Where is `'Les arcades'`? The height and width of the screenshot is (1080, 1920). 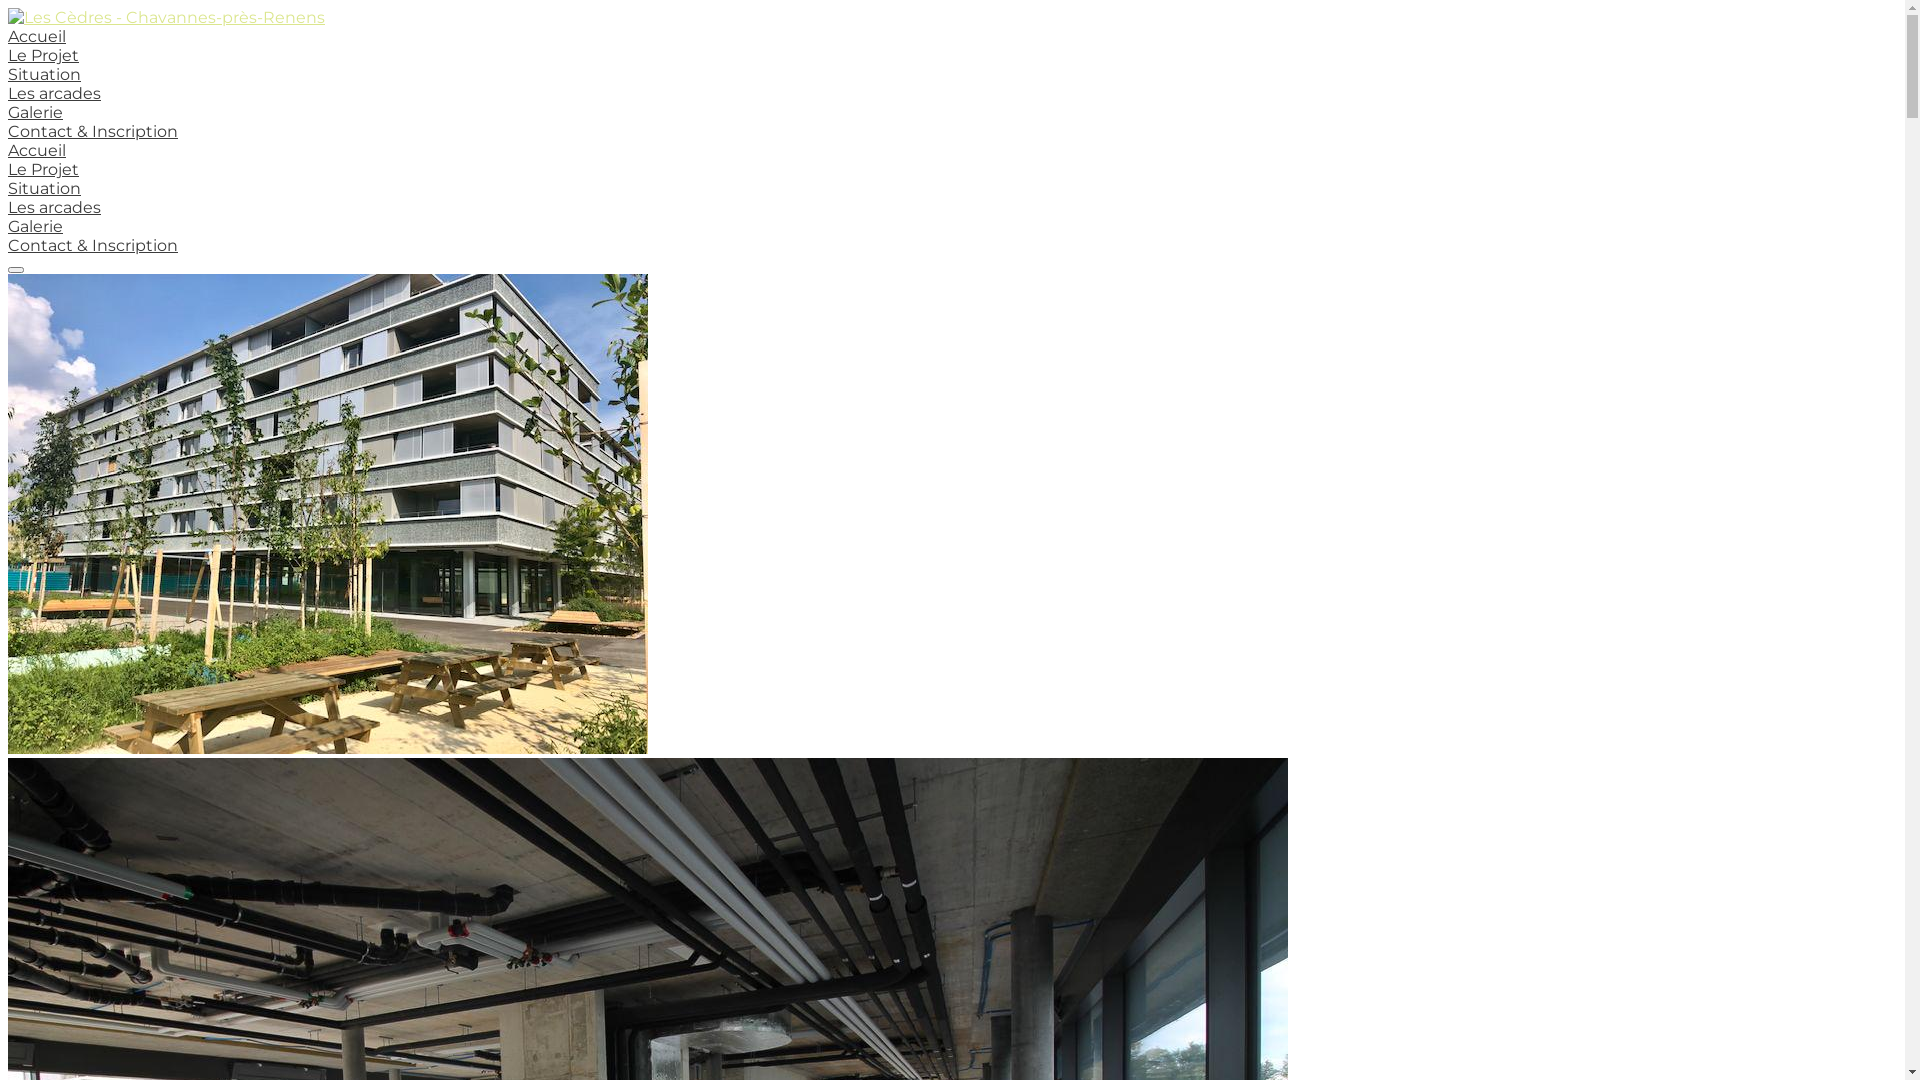 'Les arcades' is located at coordinates (54, 207).